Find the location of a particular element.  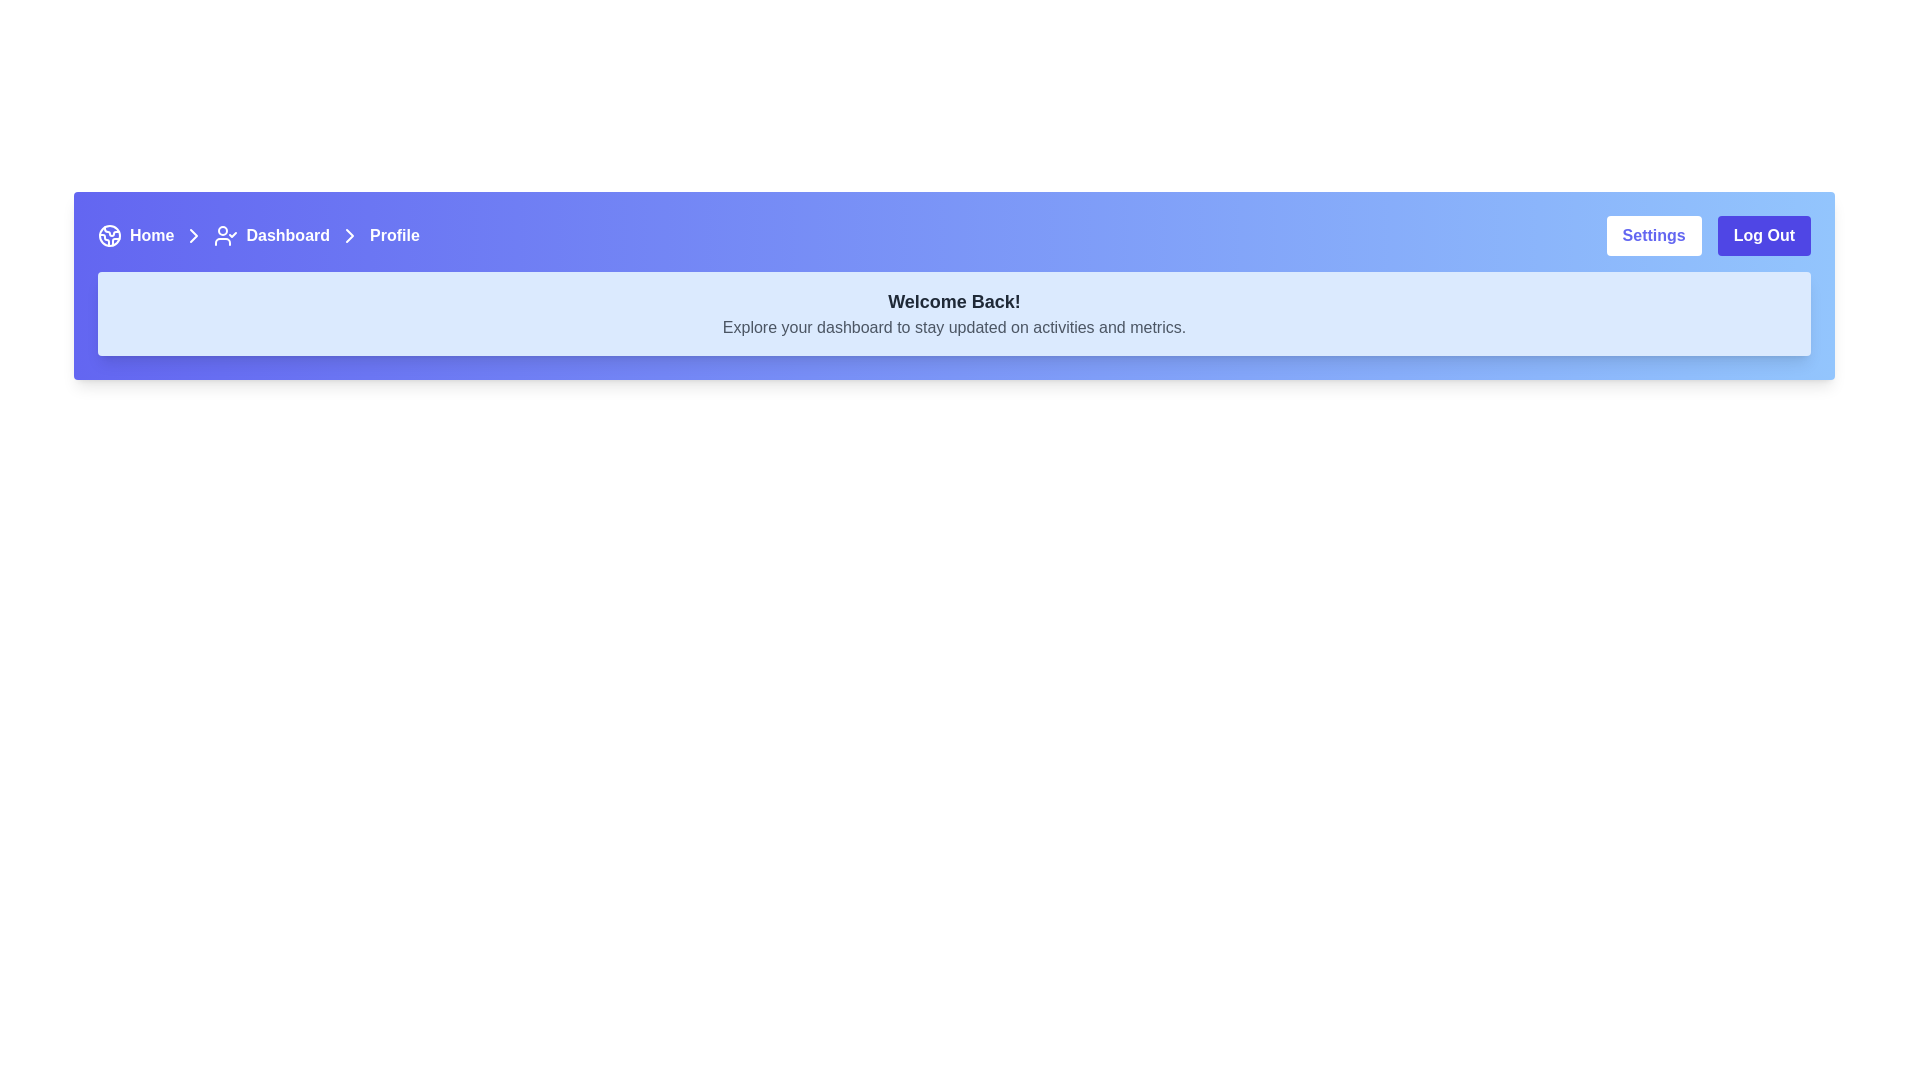

the Breadcrumb link located at the very left of the breadcrumb-style navigation bar is located at coordinates (155, 234).